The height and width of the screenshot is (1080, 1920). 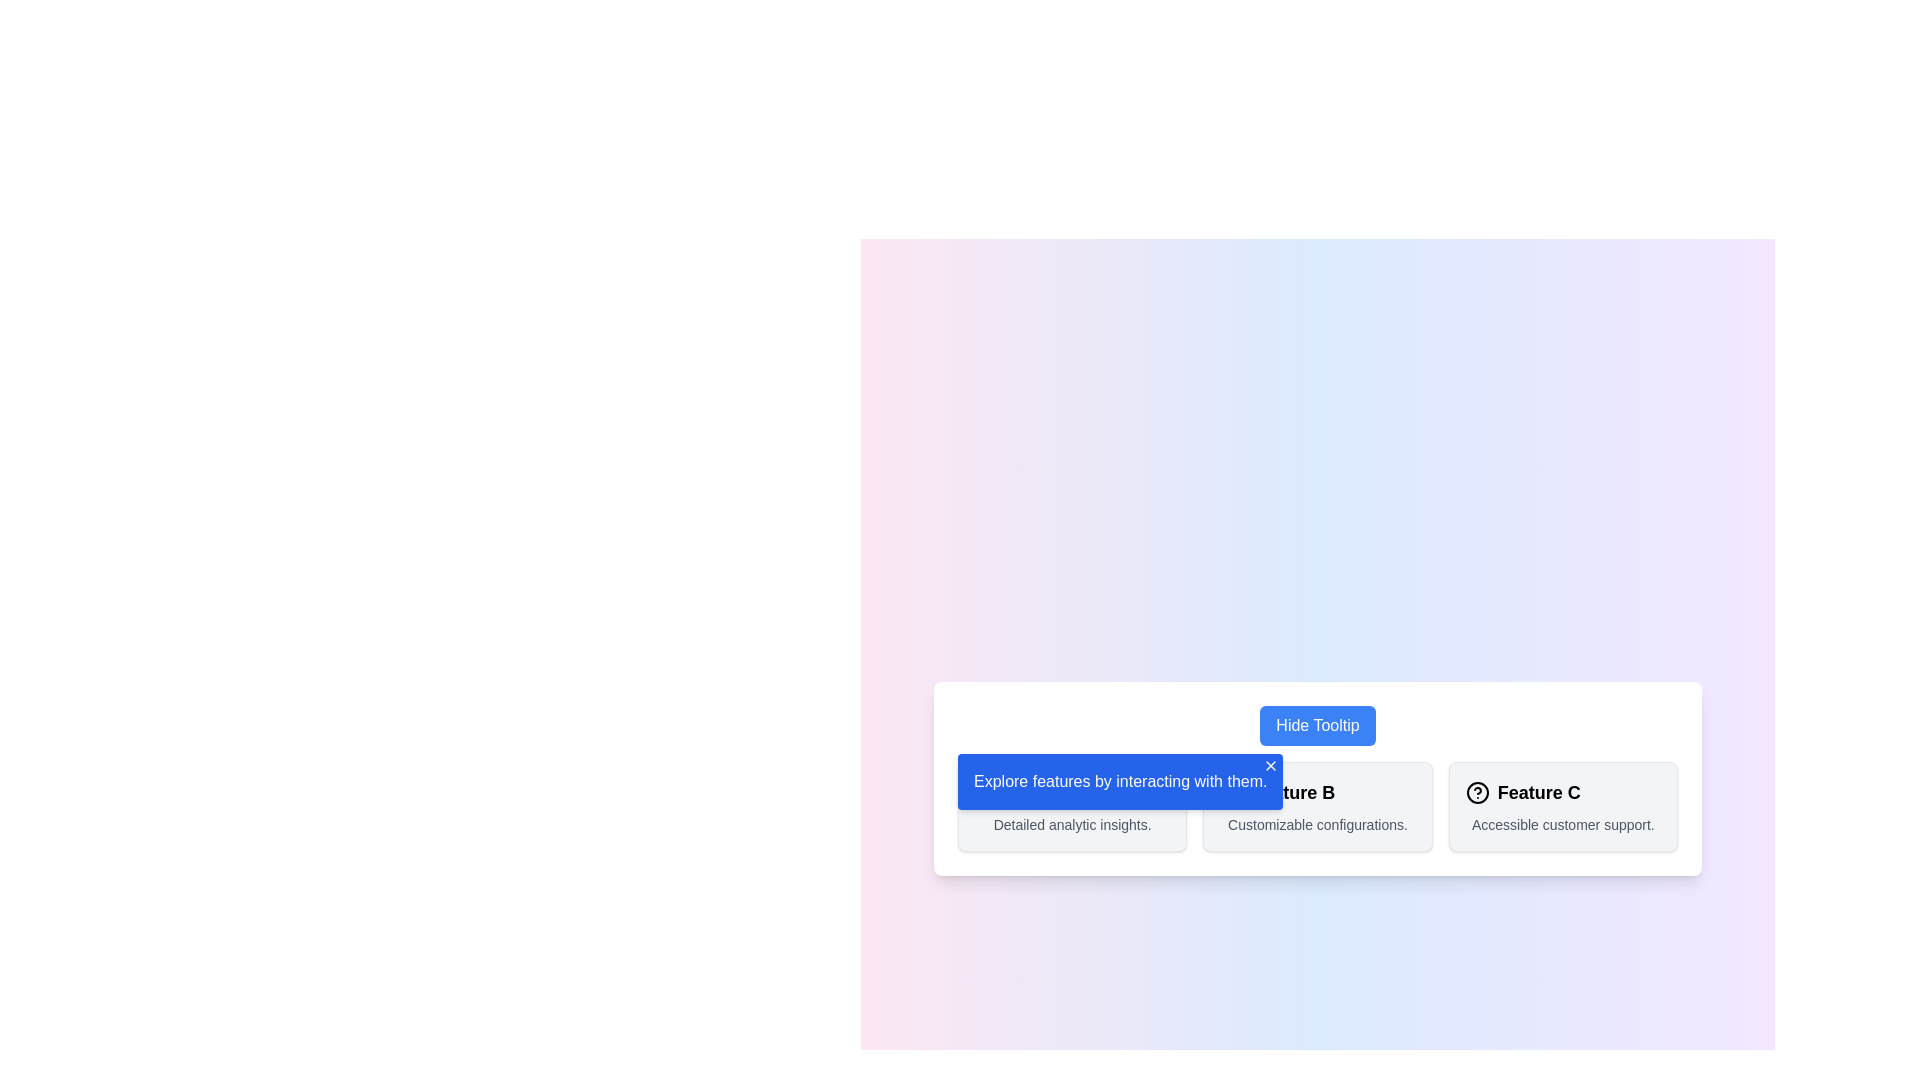 What do you see at coordinates (1538, 792) in the screenshot?
I see `the text label for 'Feature C', which is positioned in the third column of the layout, to the right of 'Feature B'` at bounding box center [1538, 792].